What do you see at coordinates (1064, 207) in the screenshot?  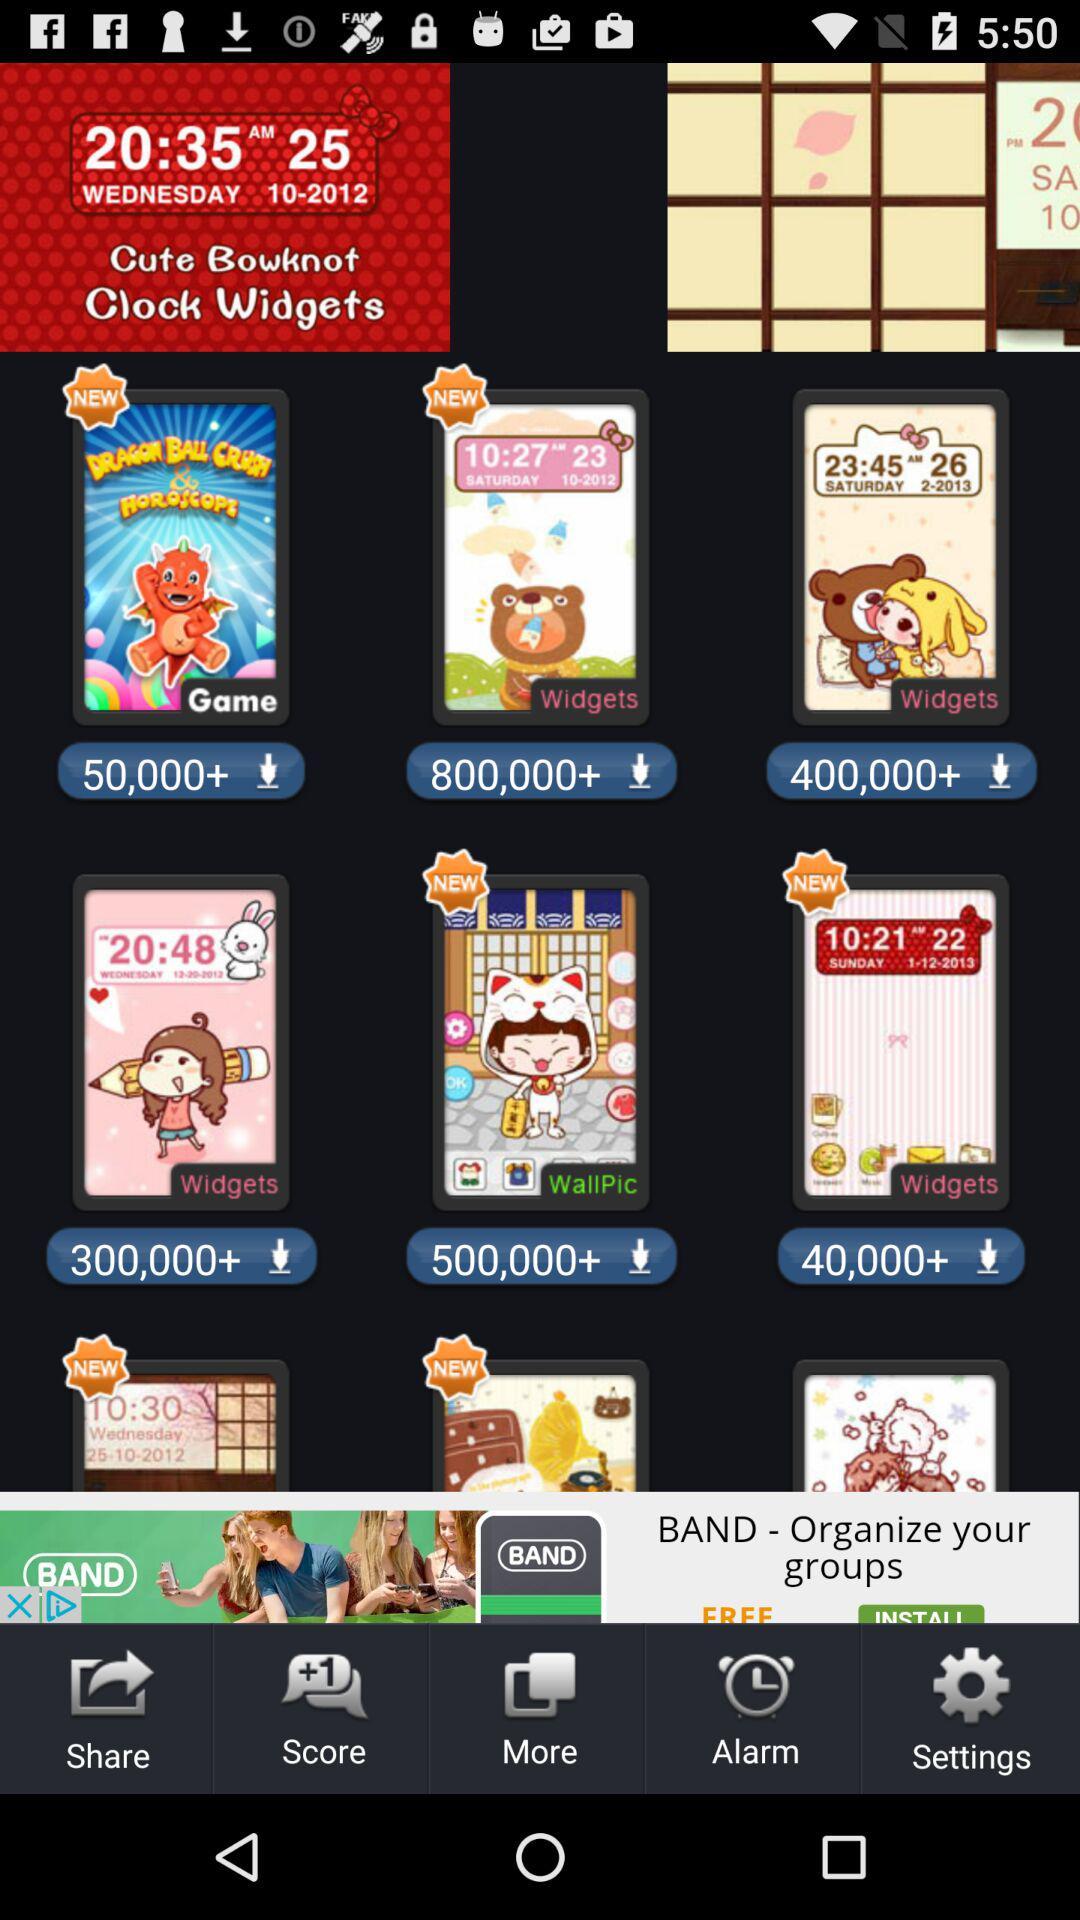 I see `advertising` at bounding box center [1064, 207].